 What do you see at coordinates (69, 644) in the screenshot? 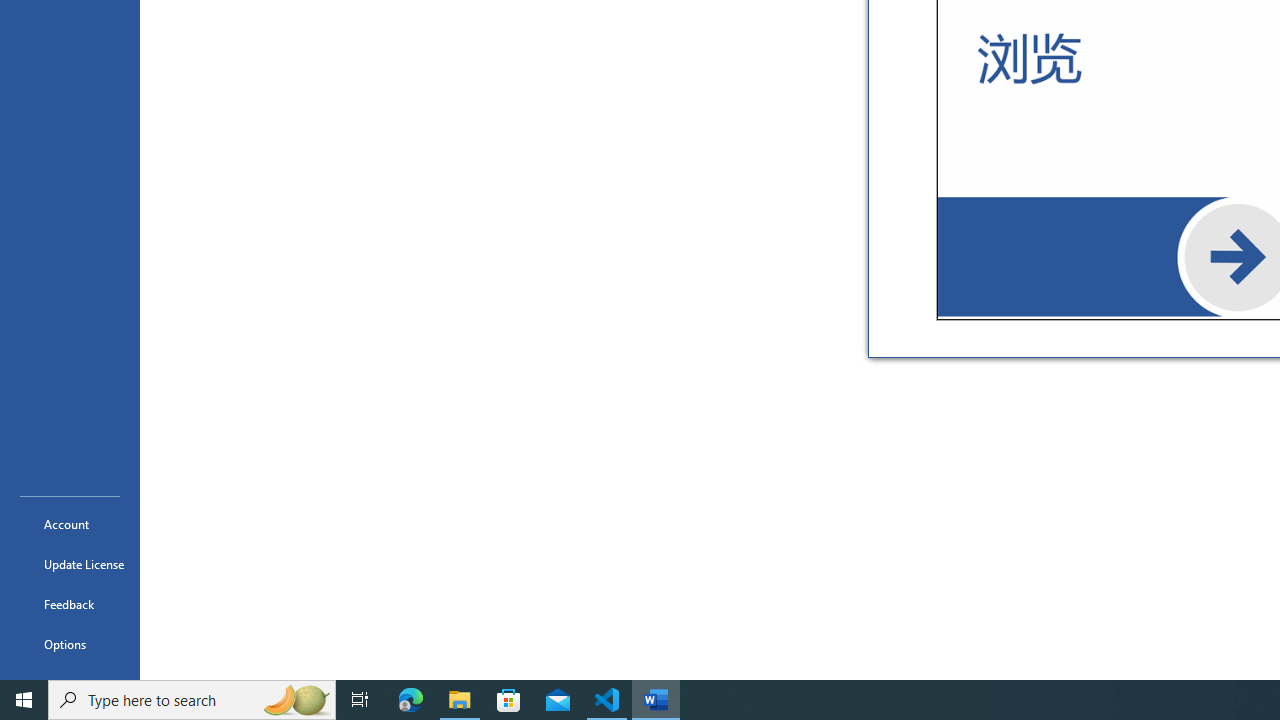
I see `'Options'` at bounding box center [69, 644].